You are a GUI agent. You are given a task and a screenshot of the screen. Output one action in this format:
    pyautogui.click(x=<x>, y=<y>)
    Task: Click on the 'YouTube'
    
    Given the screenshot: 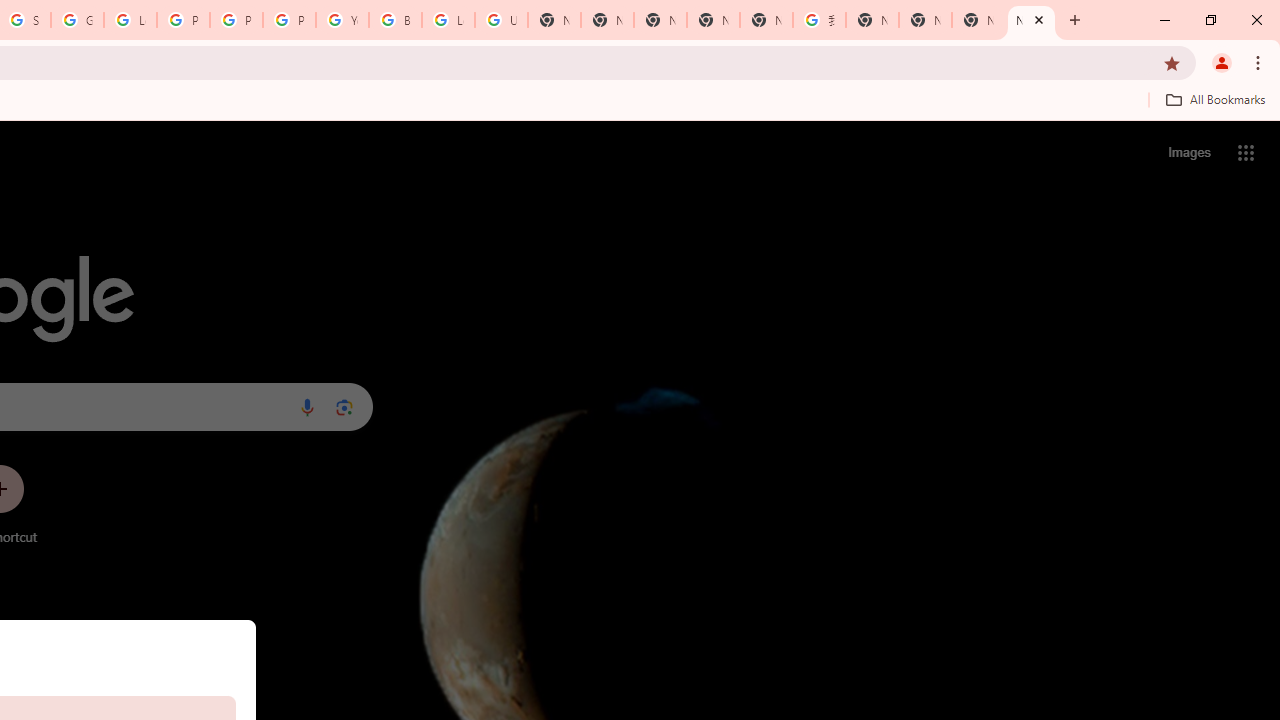 What is the action you would take?
    pyautogui.click(x=342, y=20)
    